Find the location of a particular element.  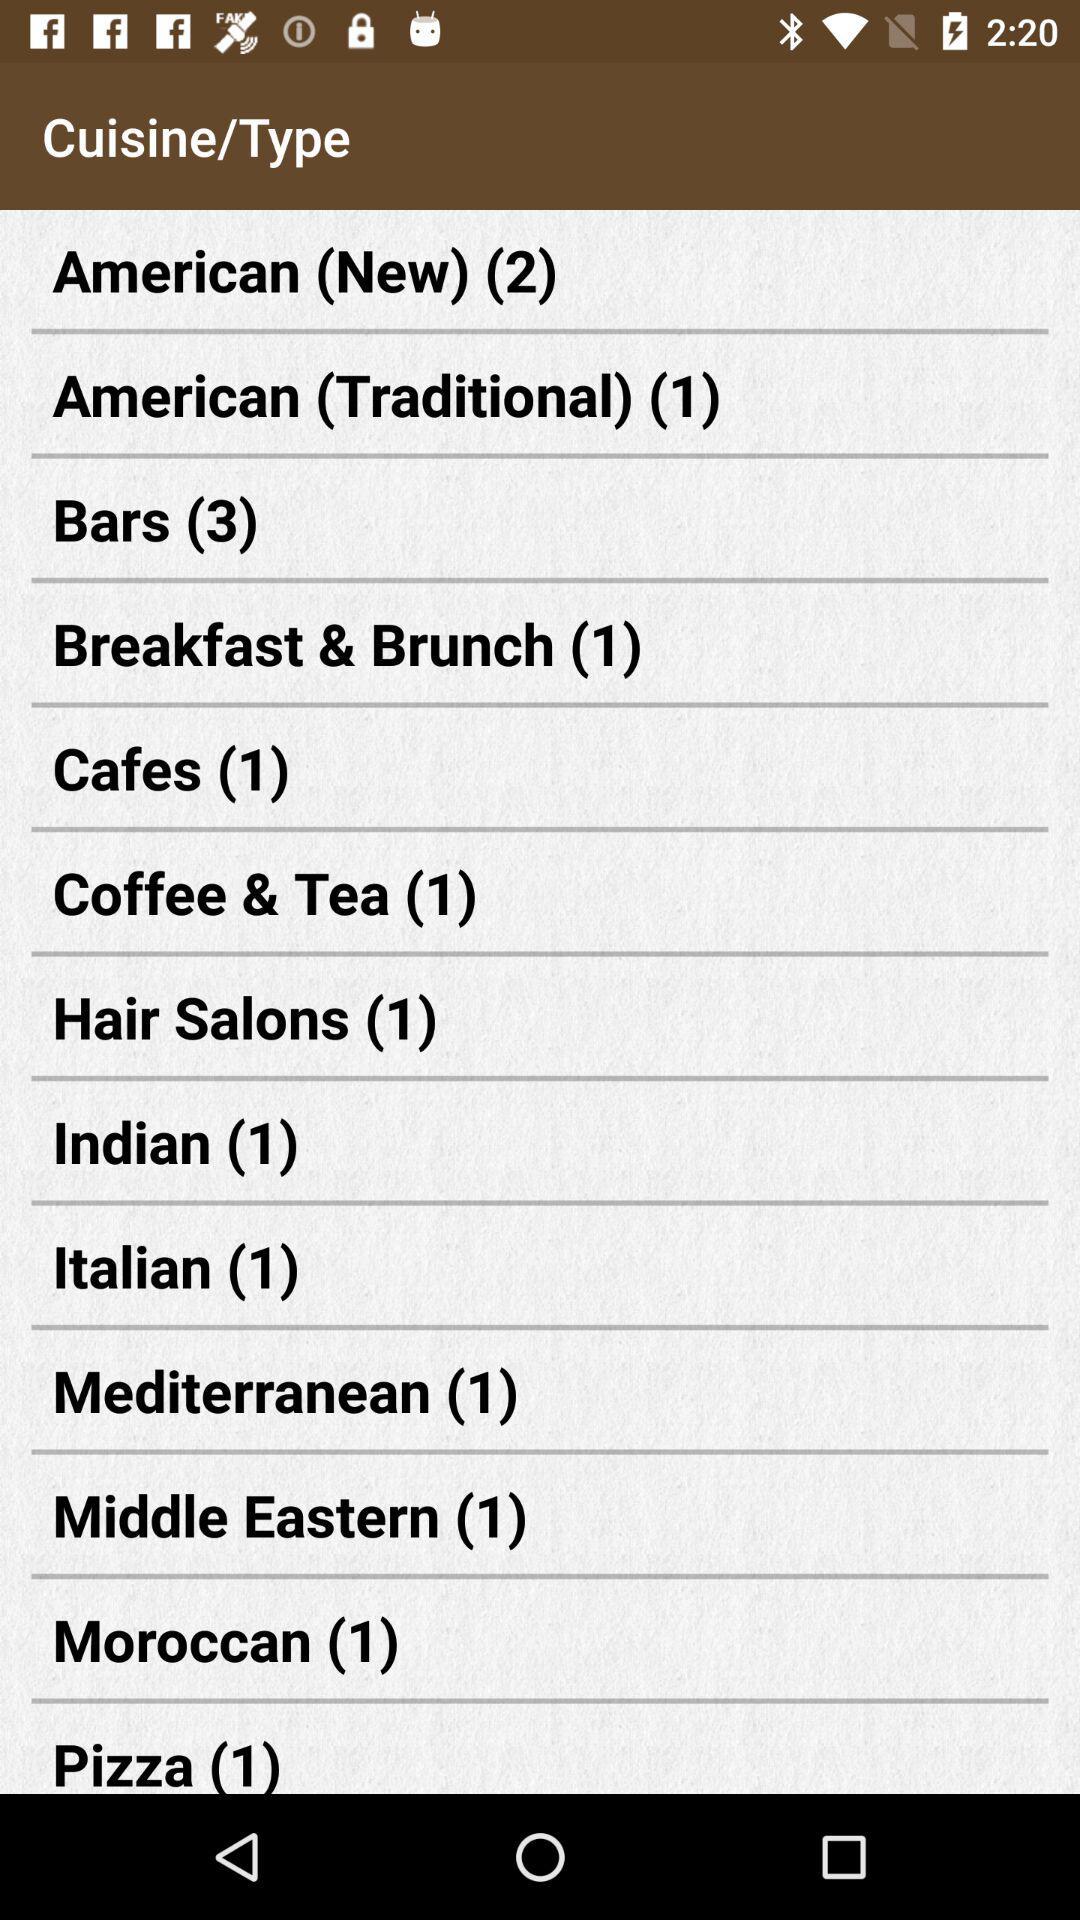

icon above breakfast & brunch (1) item is located at coordinates (540, 518).